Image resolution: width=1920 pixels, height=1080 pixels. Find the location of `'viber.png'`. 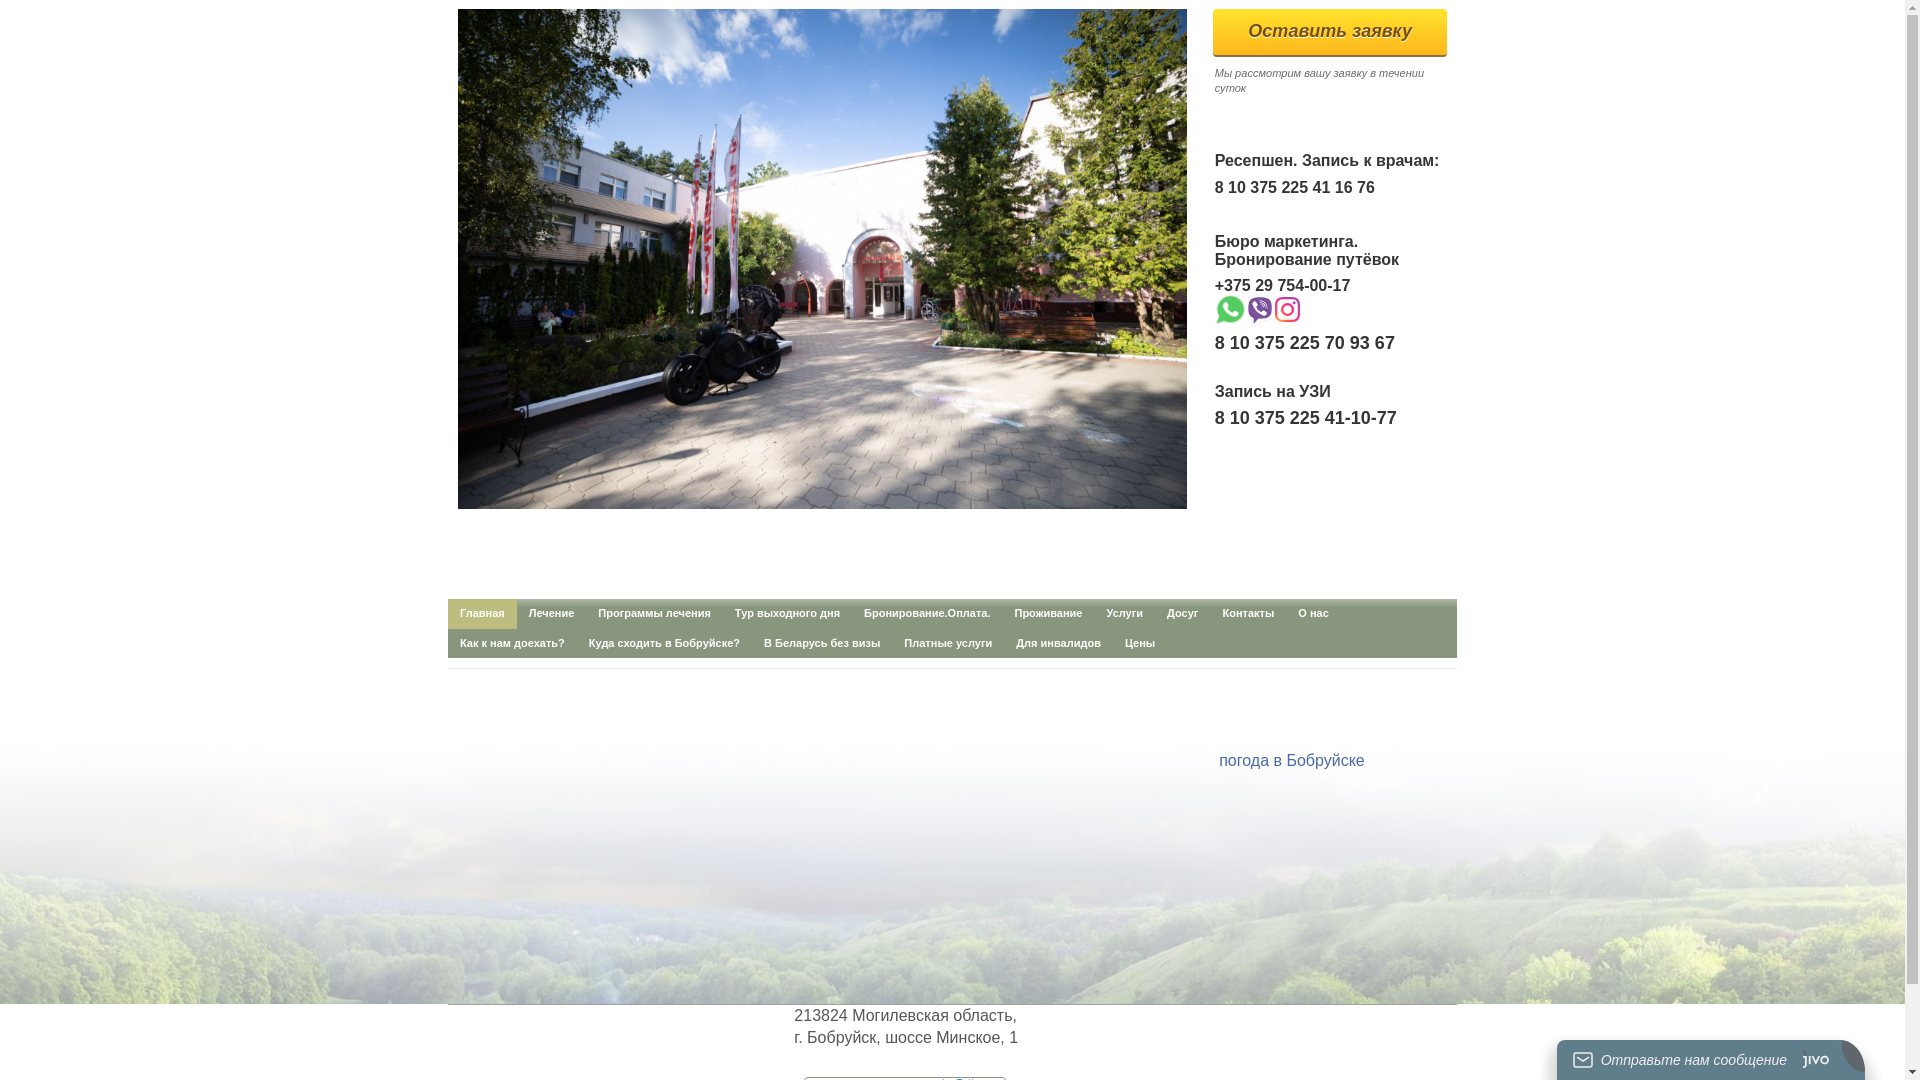

'viber.png' is located at coordinates (1258, 309).